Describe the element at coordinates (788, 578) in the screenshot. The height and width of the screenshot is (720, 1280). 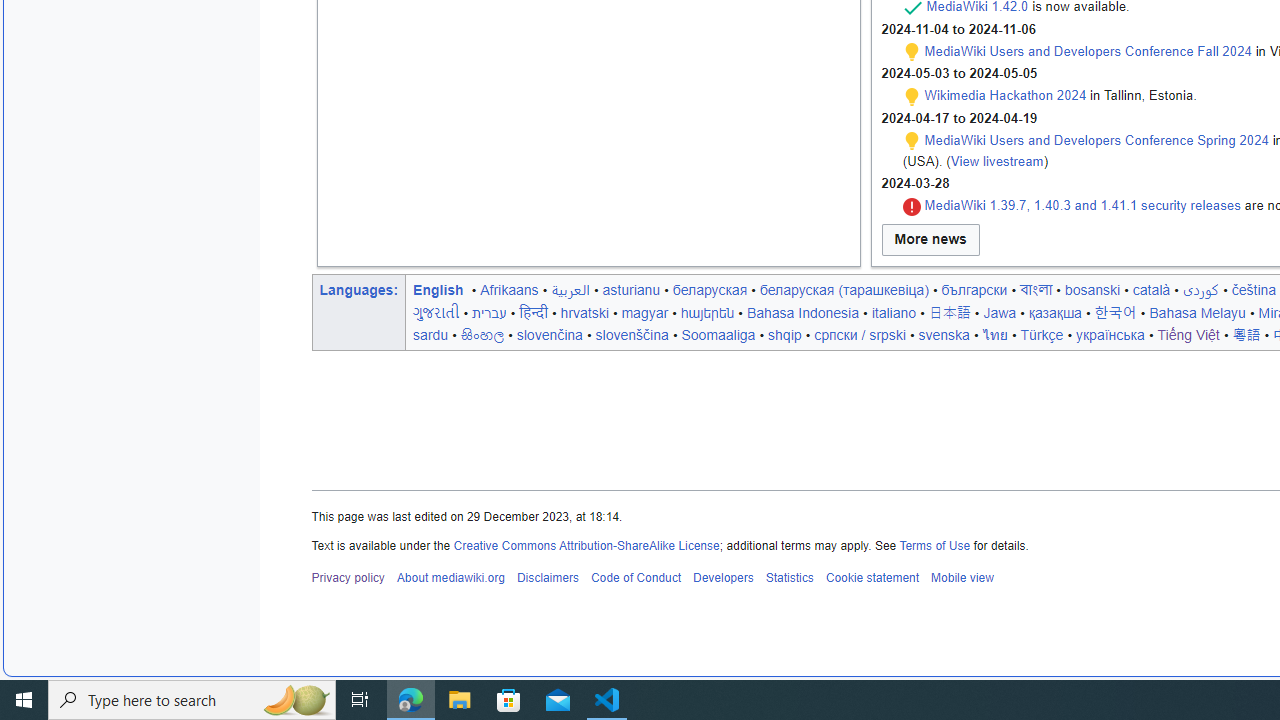
I see `'Statistics'` at that location.